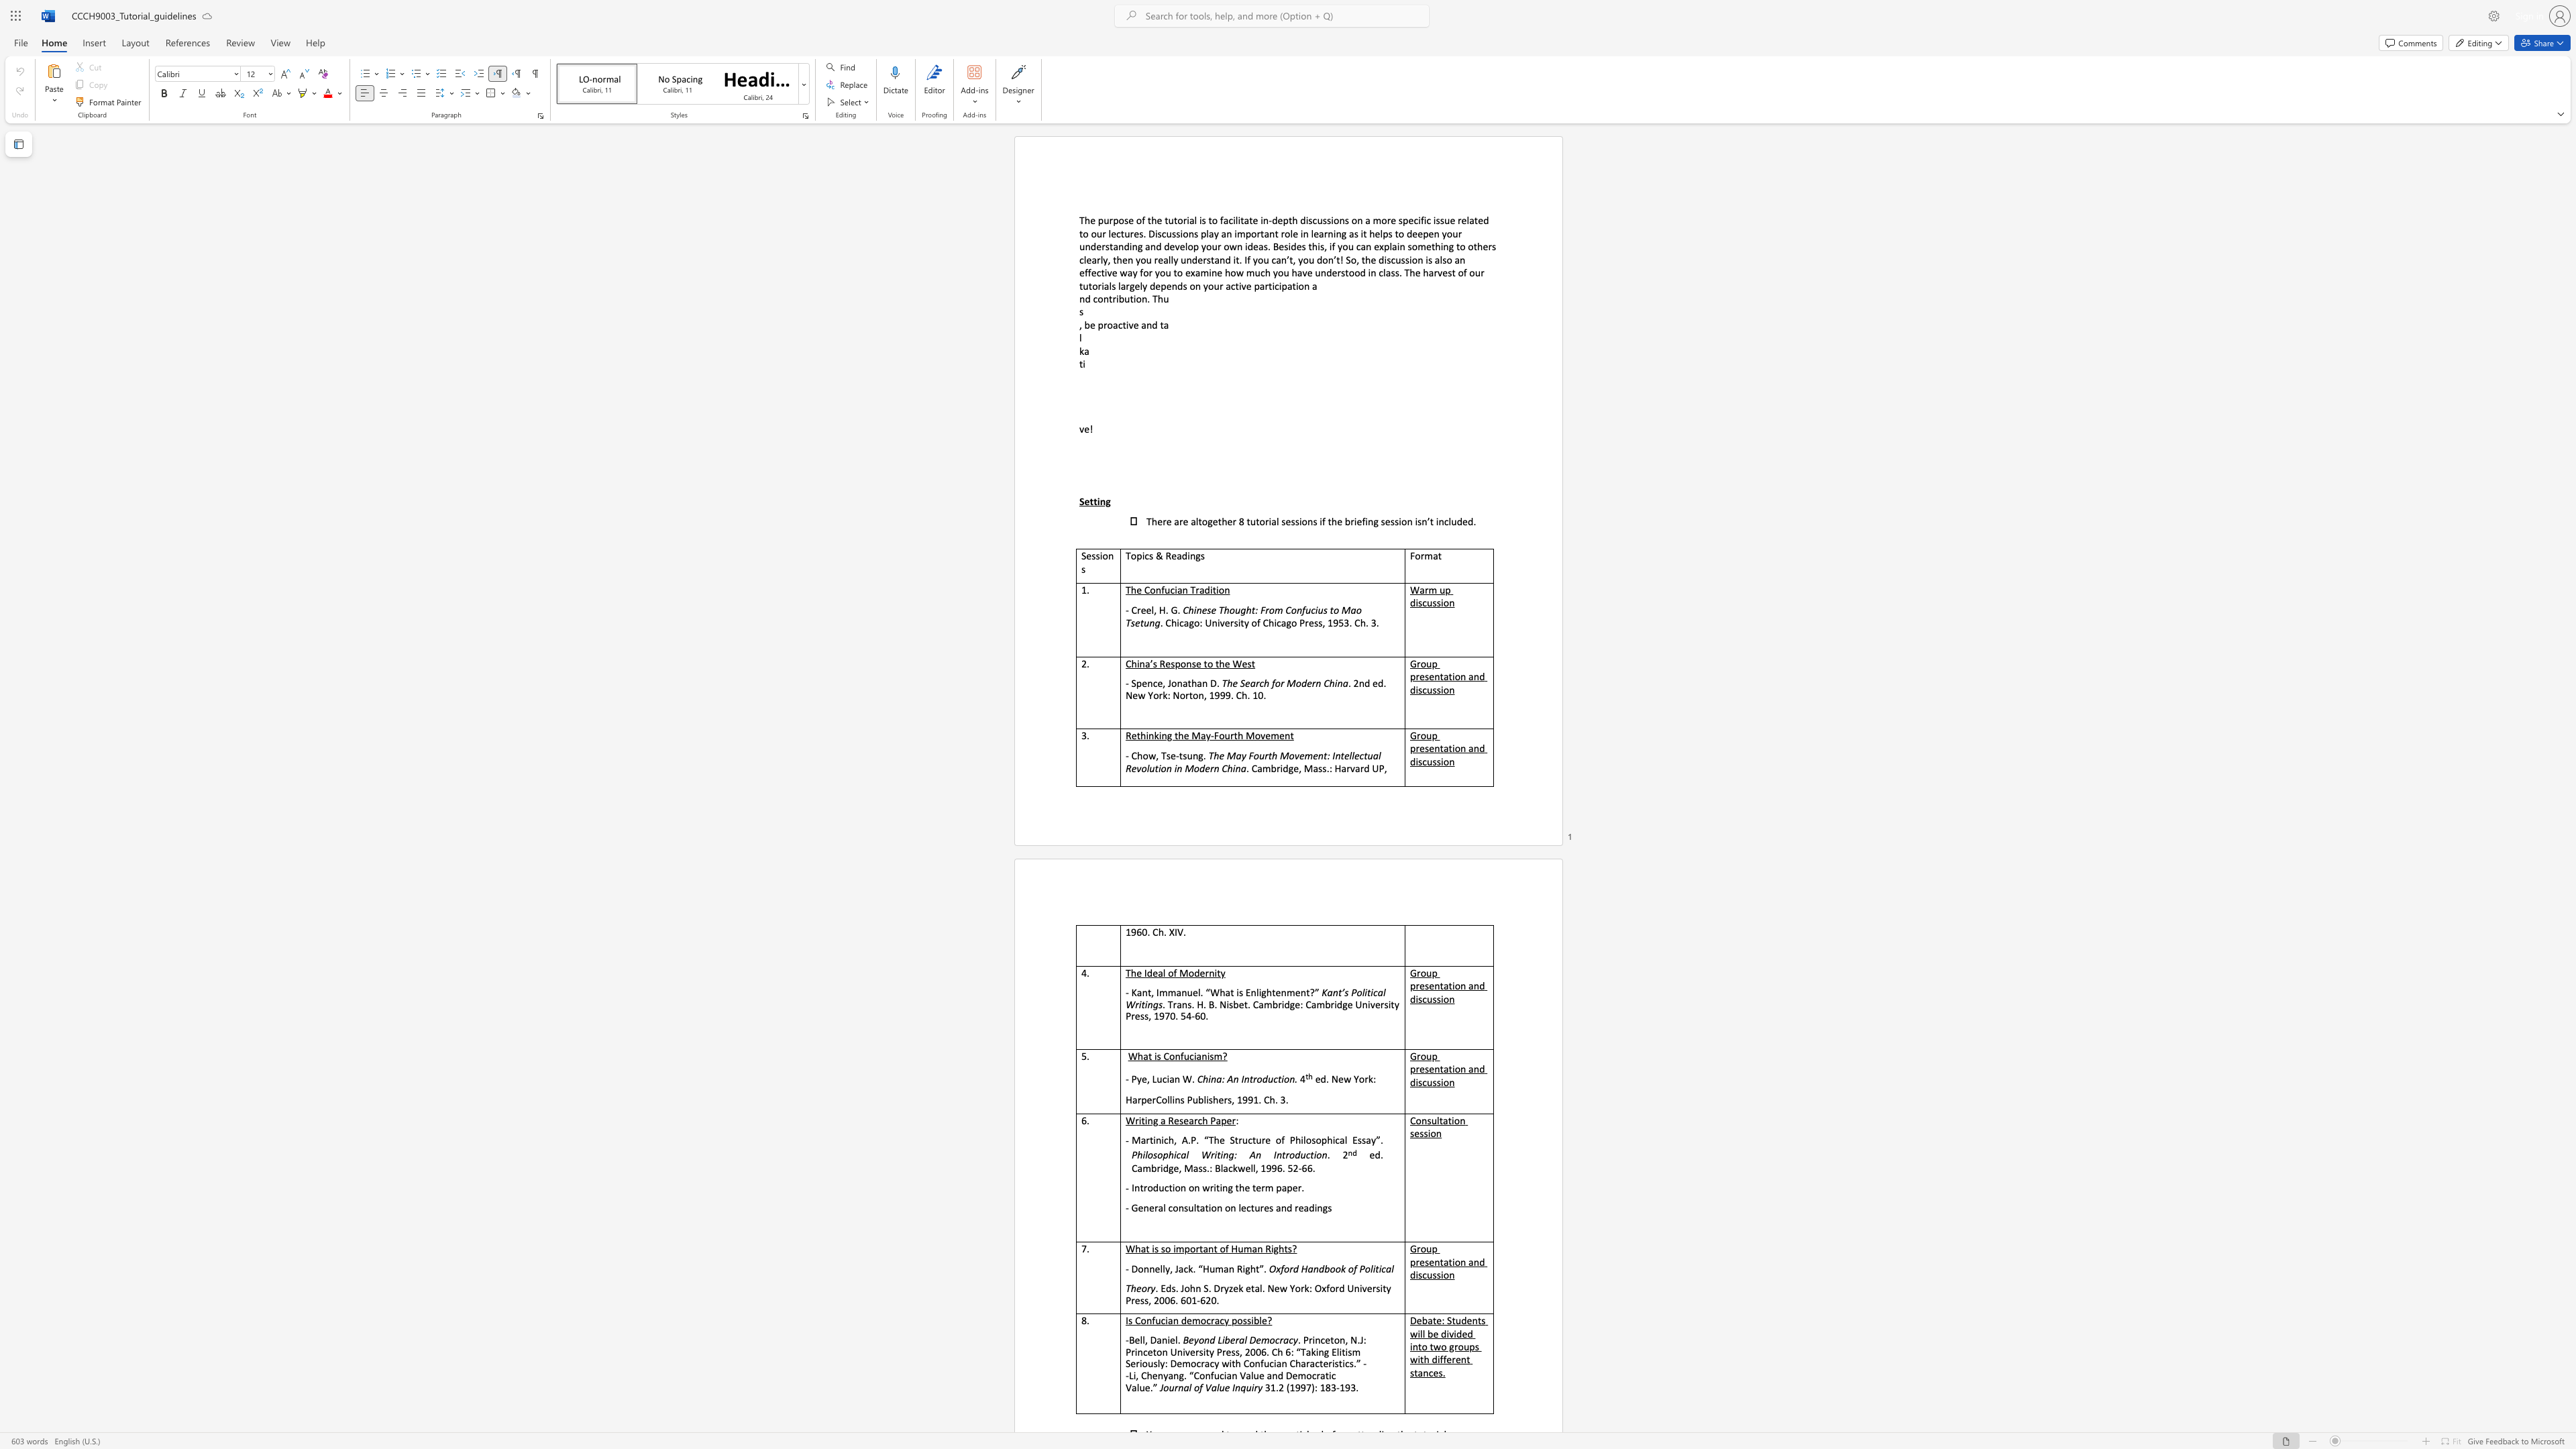  What do you see at coordinates (1136, 755) in the screenshot?
I see `the subset text "how, Tse-tsung." within the text "- Chow, Tse-tsung."` at bounding box center [1136, 755].